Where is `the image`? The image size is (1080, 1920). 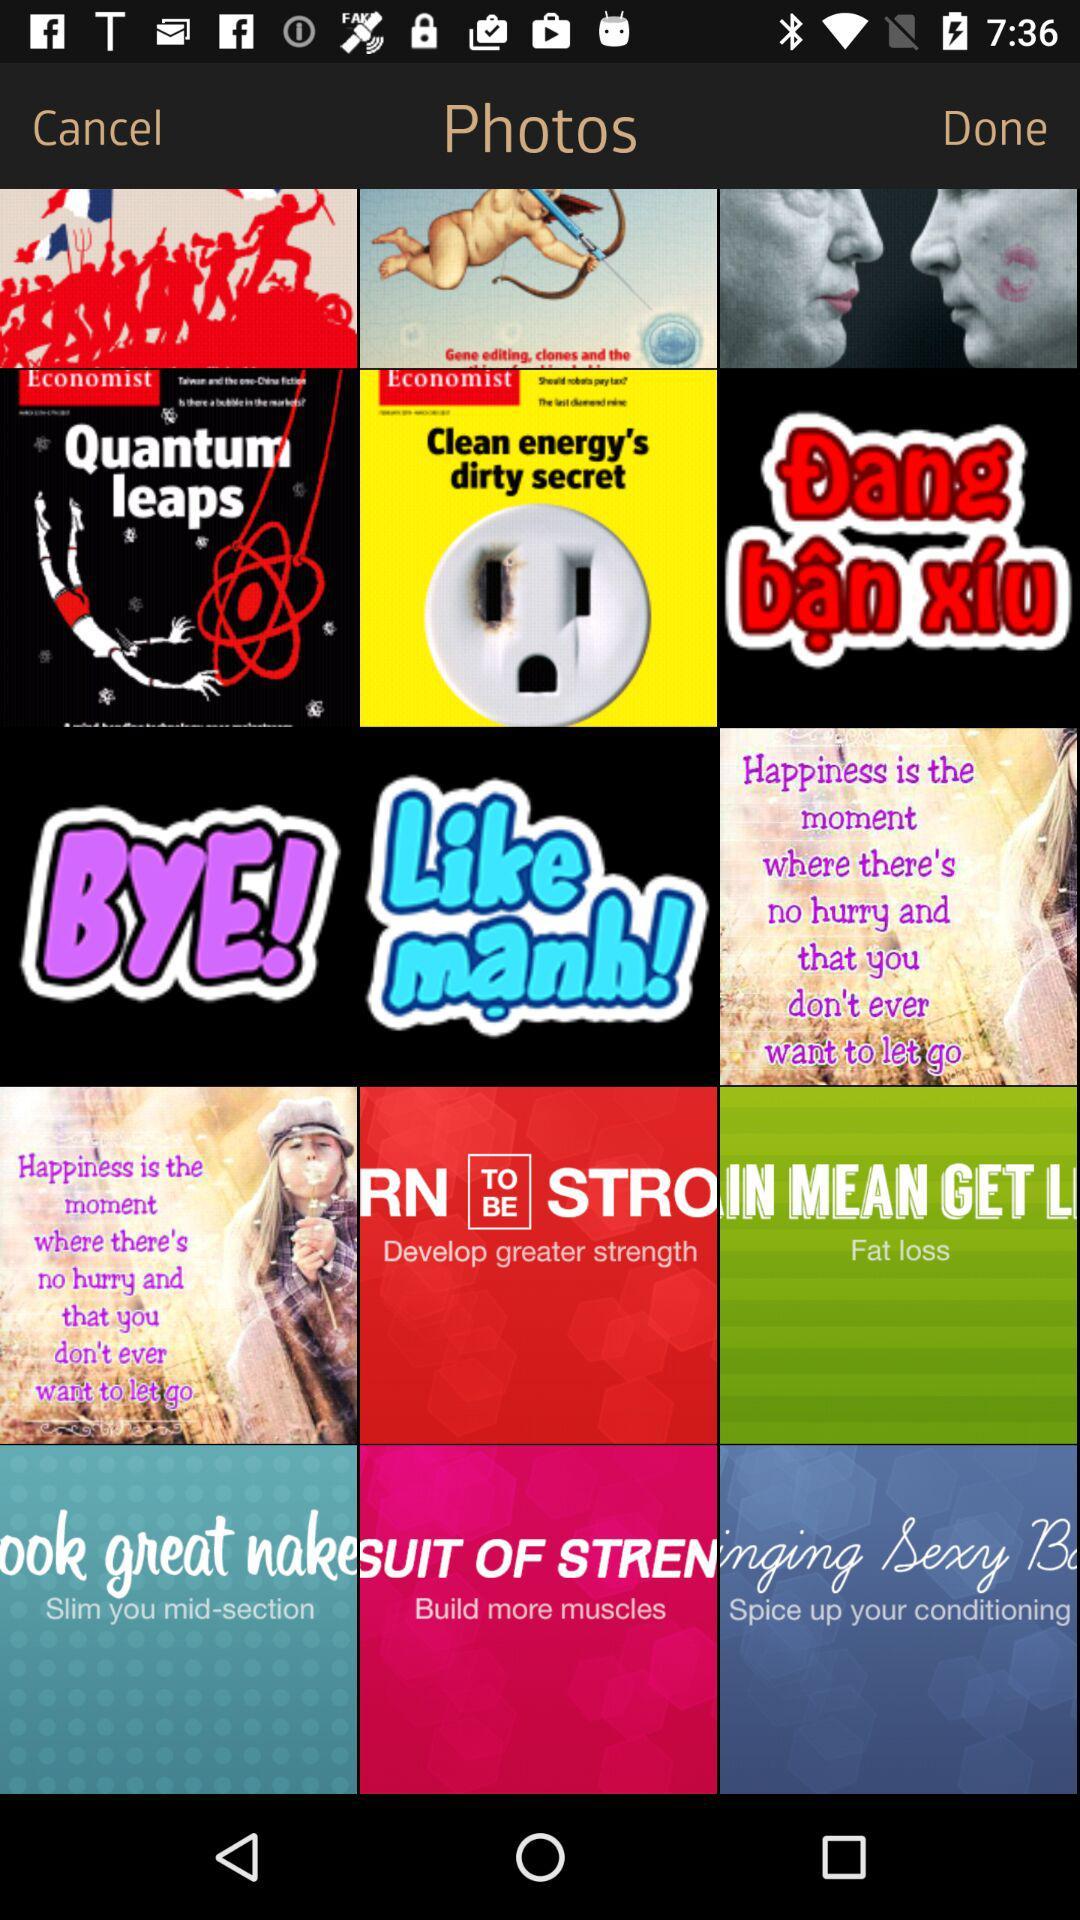
the image is located at coordinates (177, 548).